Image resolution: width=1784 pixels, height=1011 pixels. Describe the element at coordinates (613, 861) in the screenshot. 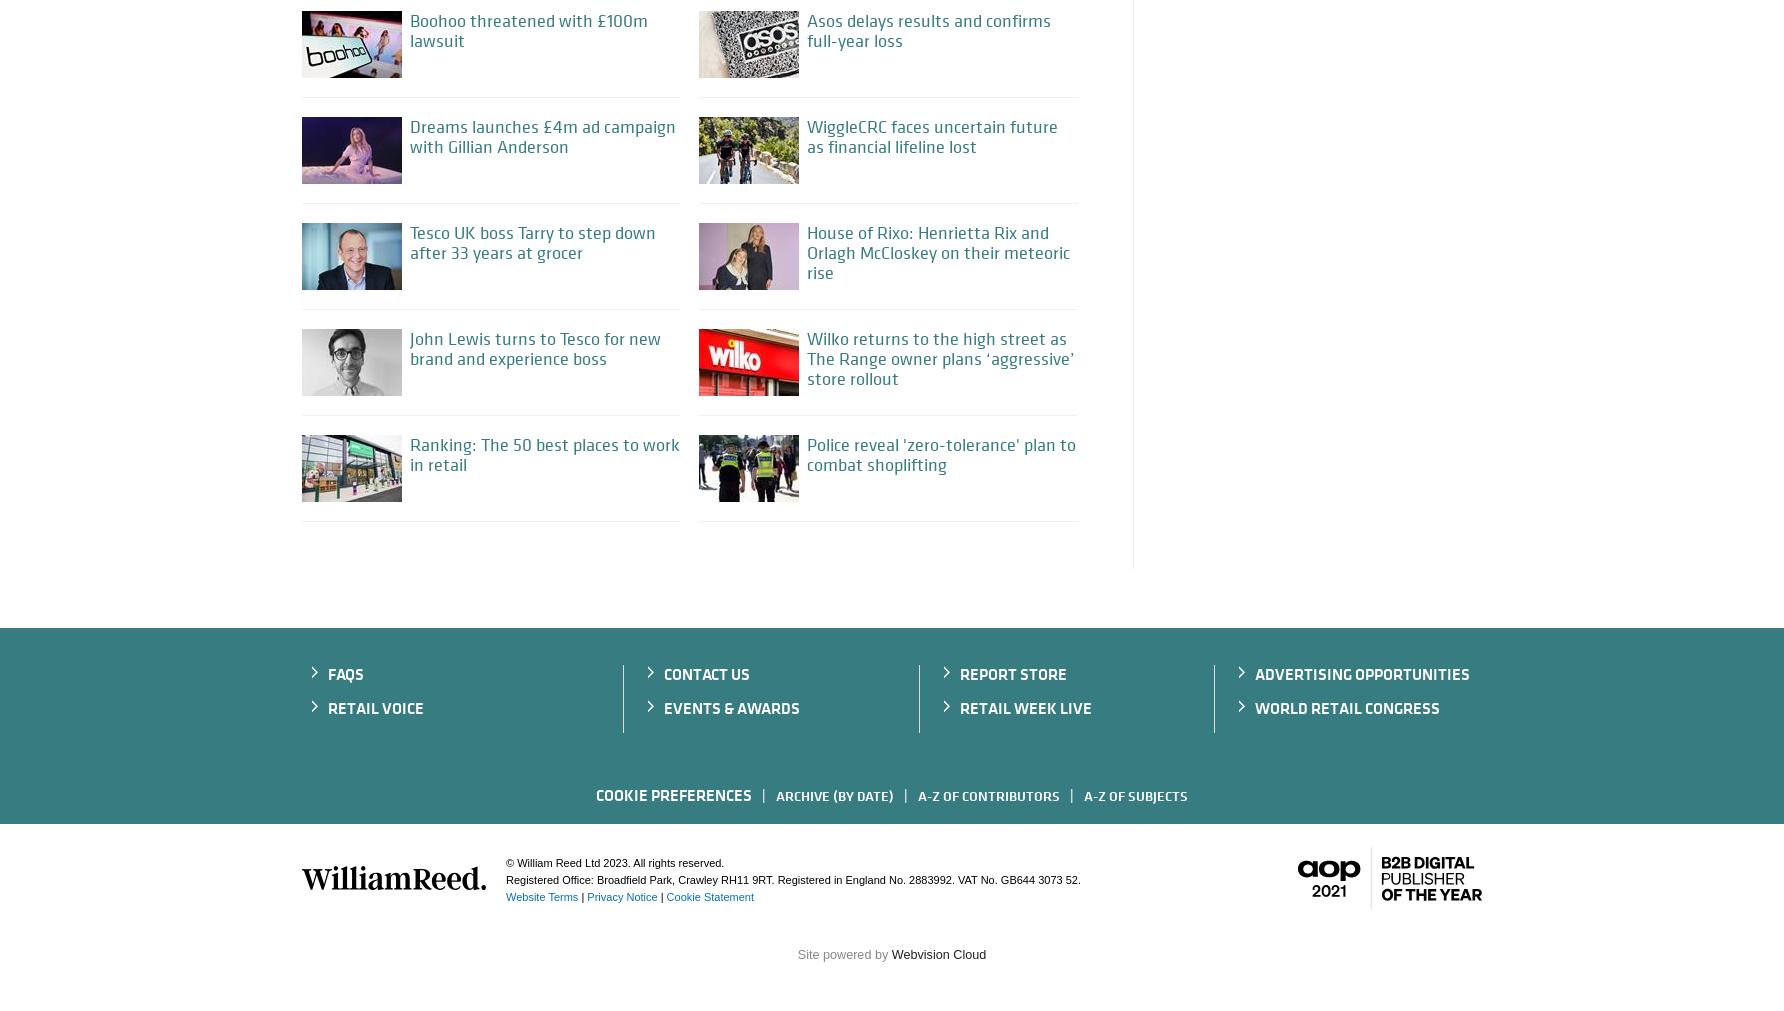

I see `'© William Reed Ltd 2023. All rights reserved.'` at that location.